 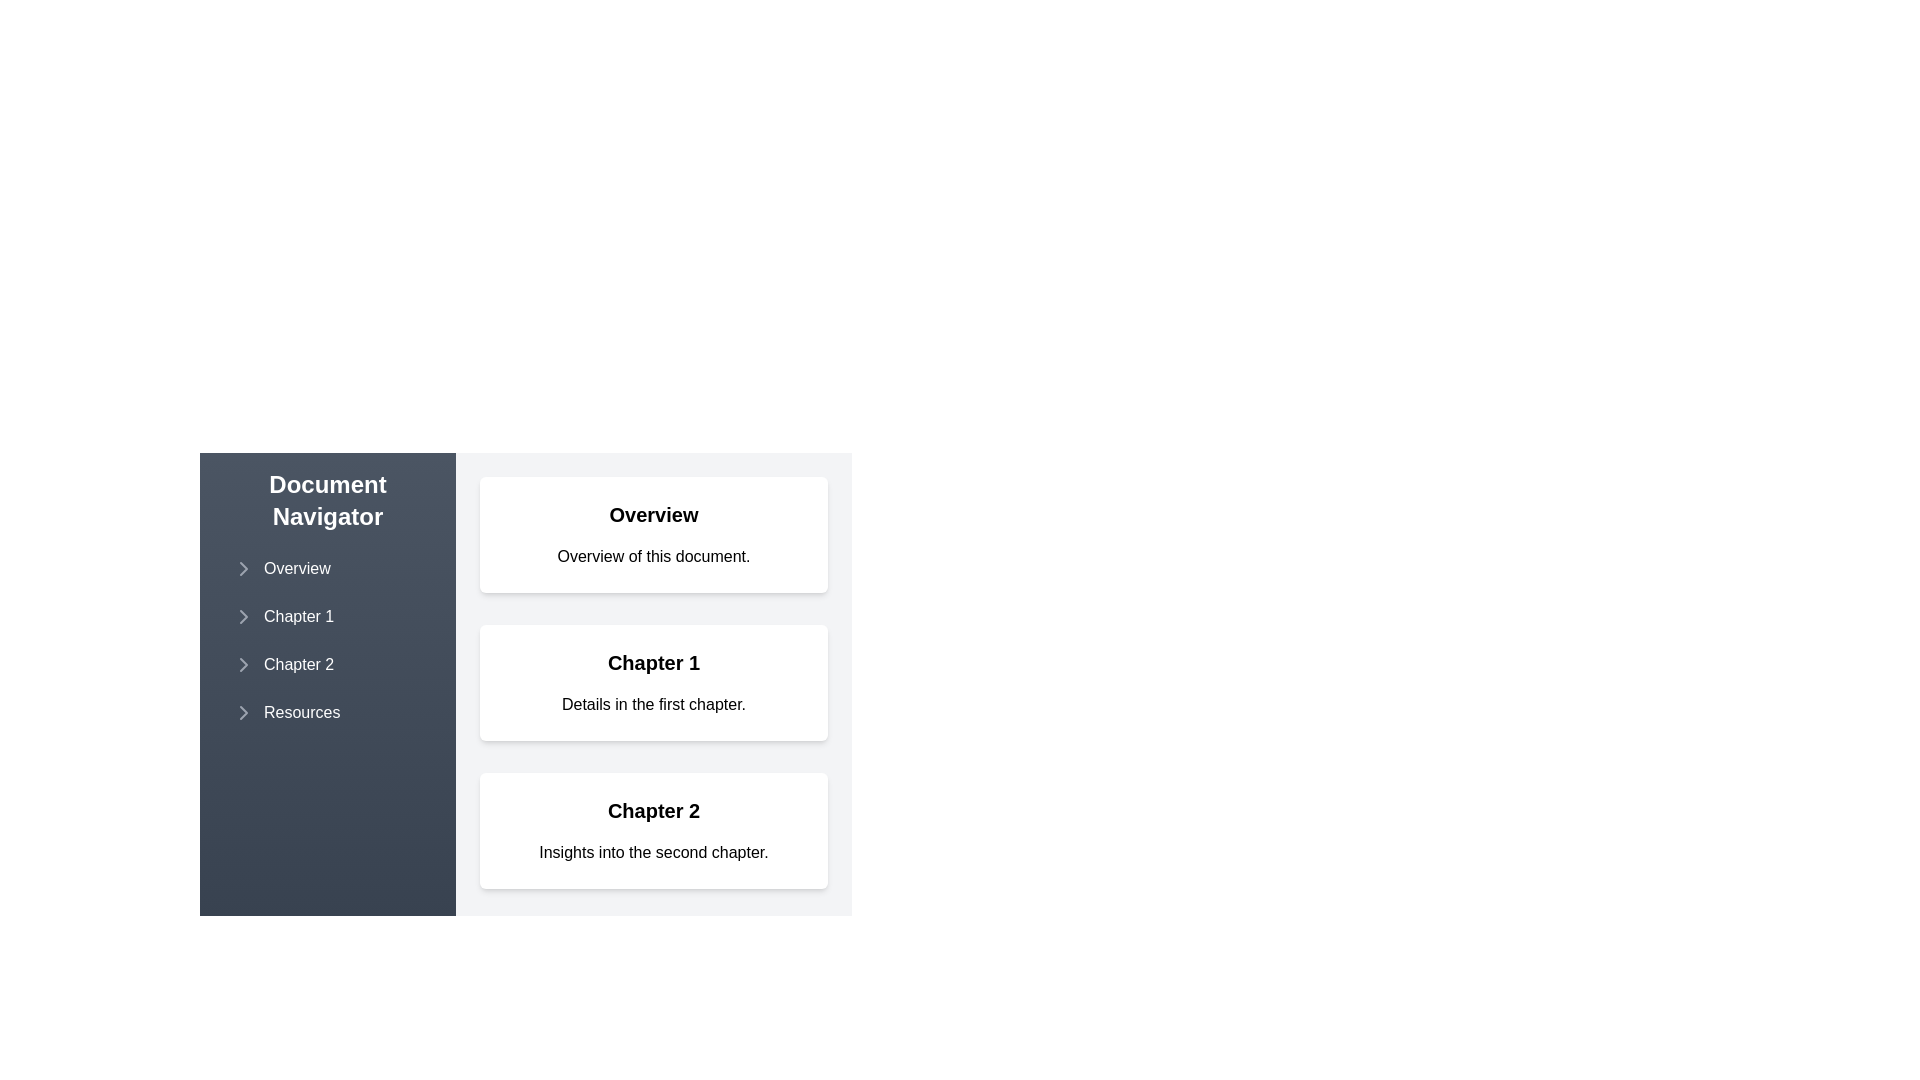 What do you see at coordinates (653, 810) in the screenshot?
I see `the static text heading element that reads 'Chapter 2', which is styled with a bold font and positioned at the top of the information box for Chapter 2` at bounding box center [653, 810].